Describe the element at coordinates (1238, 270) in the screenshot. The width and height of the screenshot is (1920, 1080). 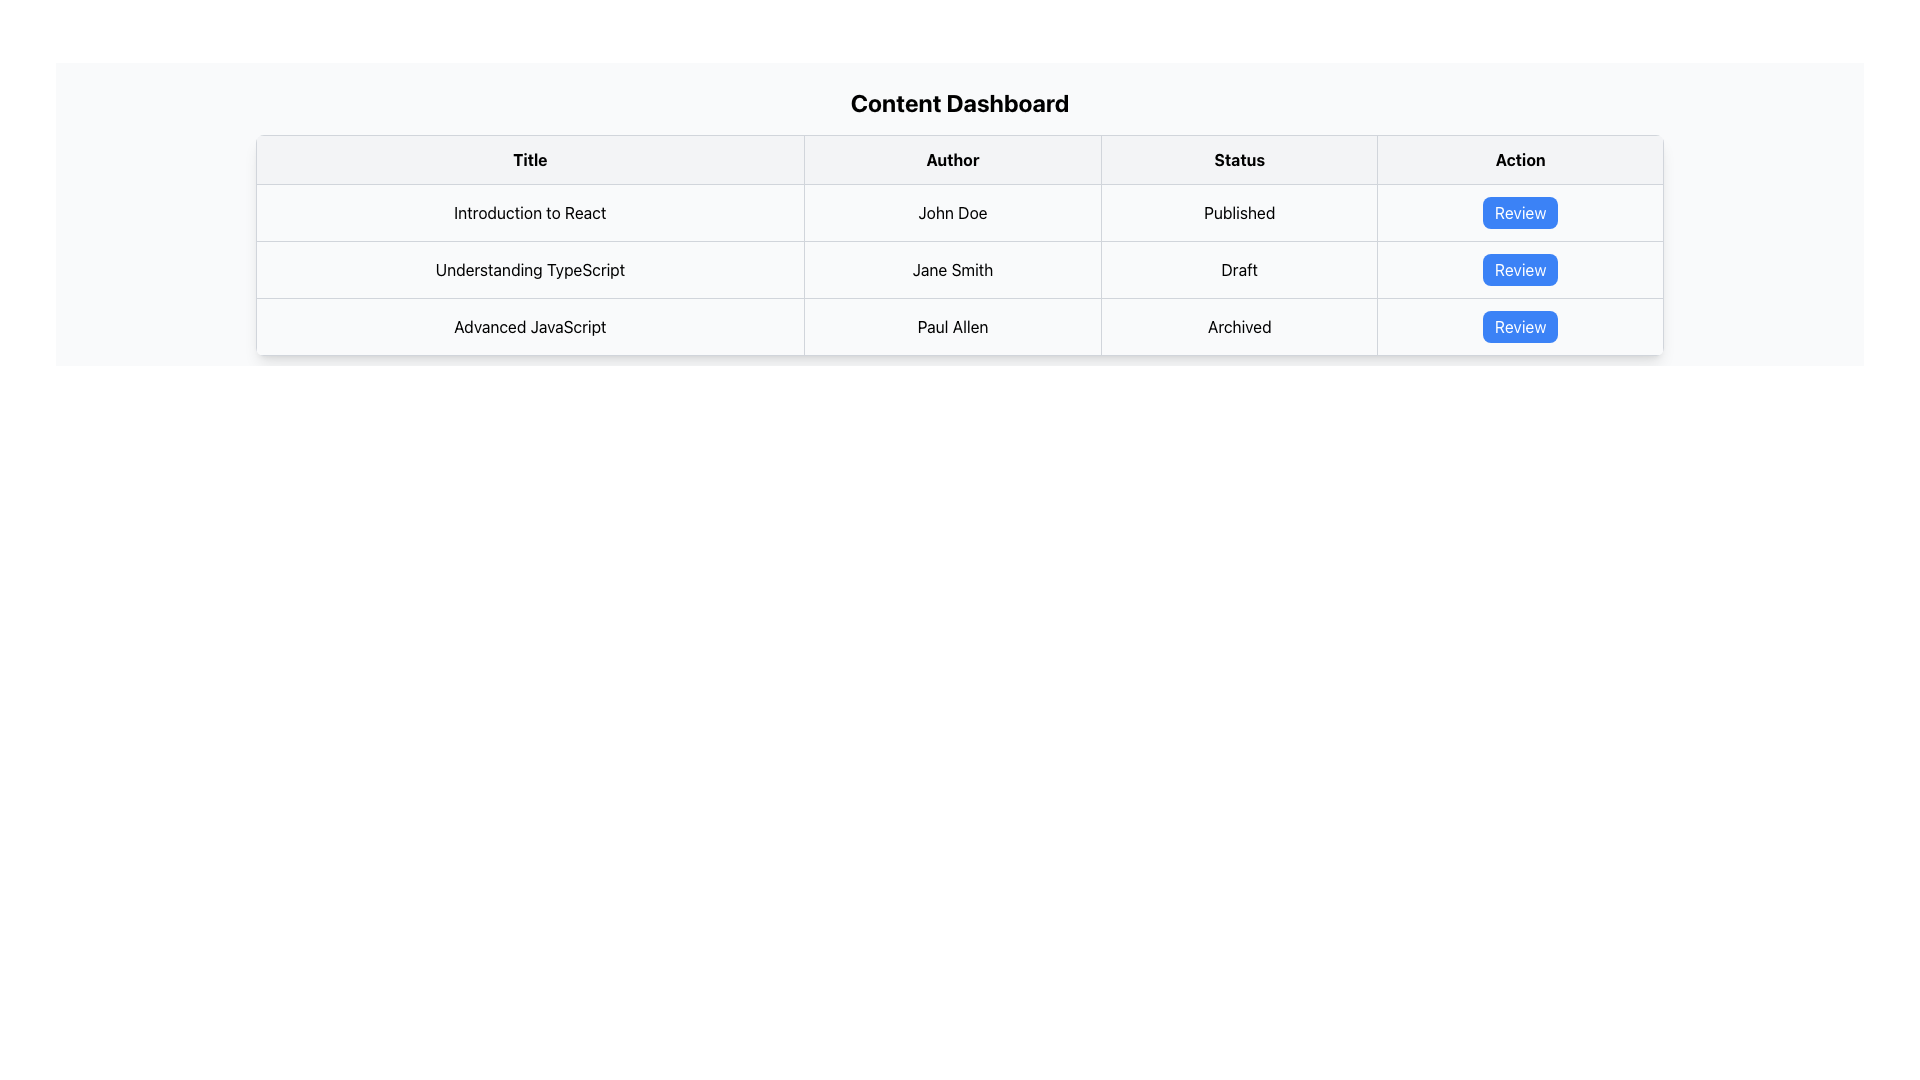
I see `the non-interactive status label in the third column of the second row of the table, which indicates the status for 'Understanding TypeScript' associated with 'Jane Smith'` at that location.